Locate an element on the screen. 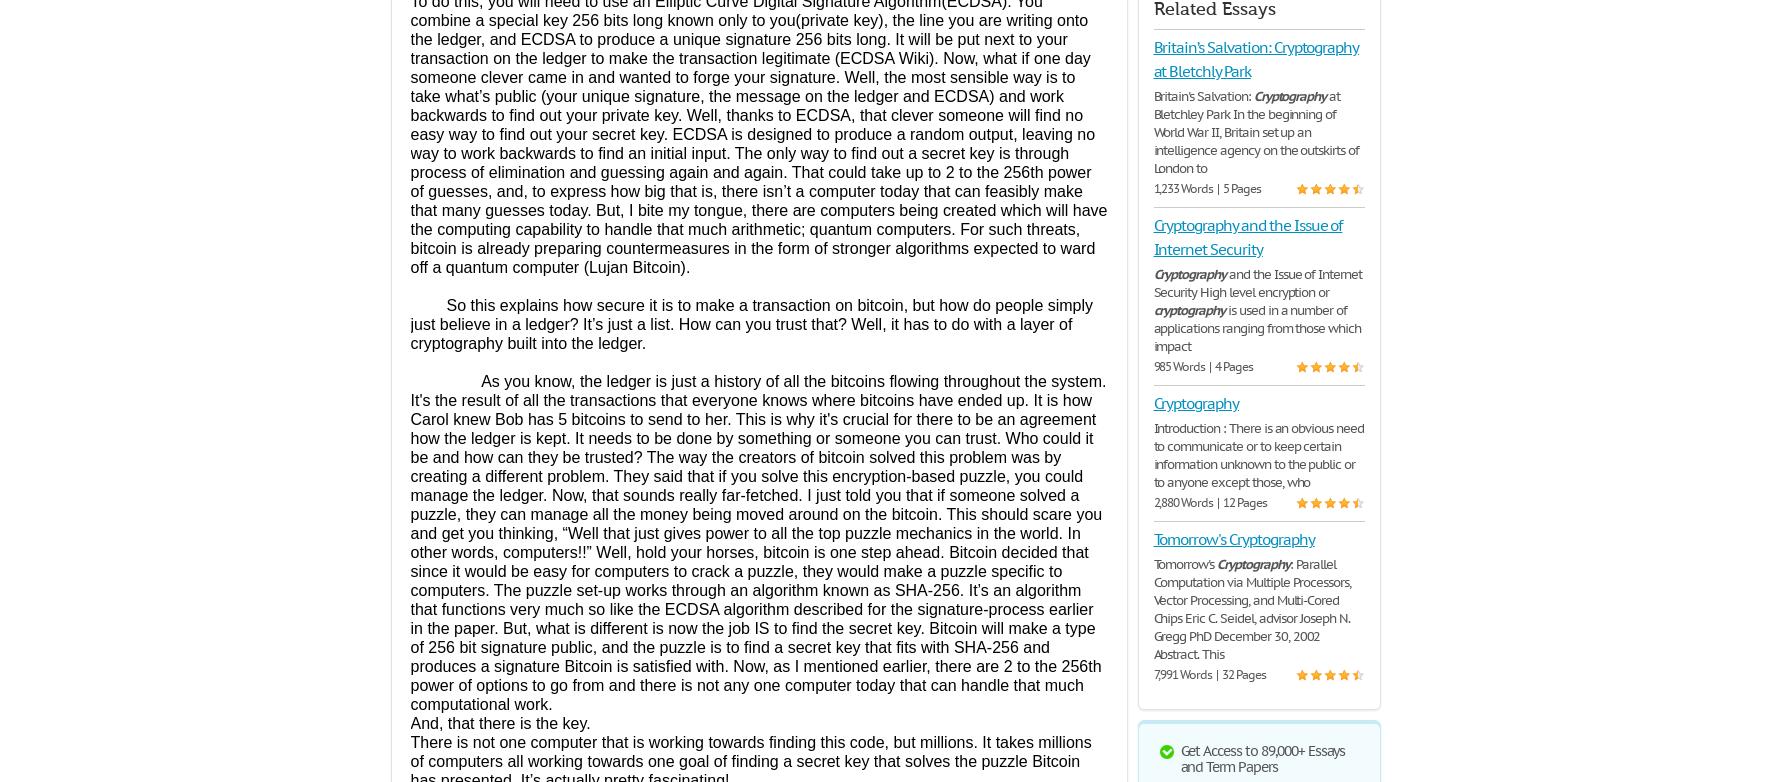 Image resolution: width=1771 pixels, height=782 pixels. 'at Bletchley Park In the beginning of World War II, Britain set up an intelligence agency on the outskirts of London to' is located at coordinates (1152, 132).